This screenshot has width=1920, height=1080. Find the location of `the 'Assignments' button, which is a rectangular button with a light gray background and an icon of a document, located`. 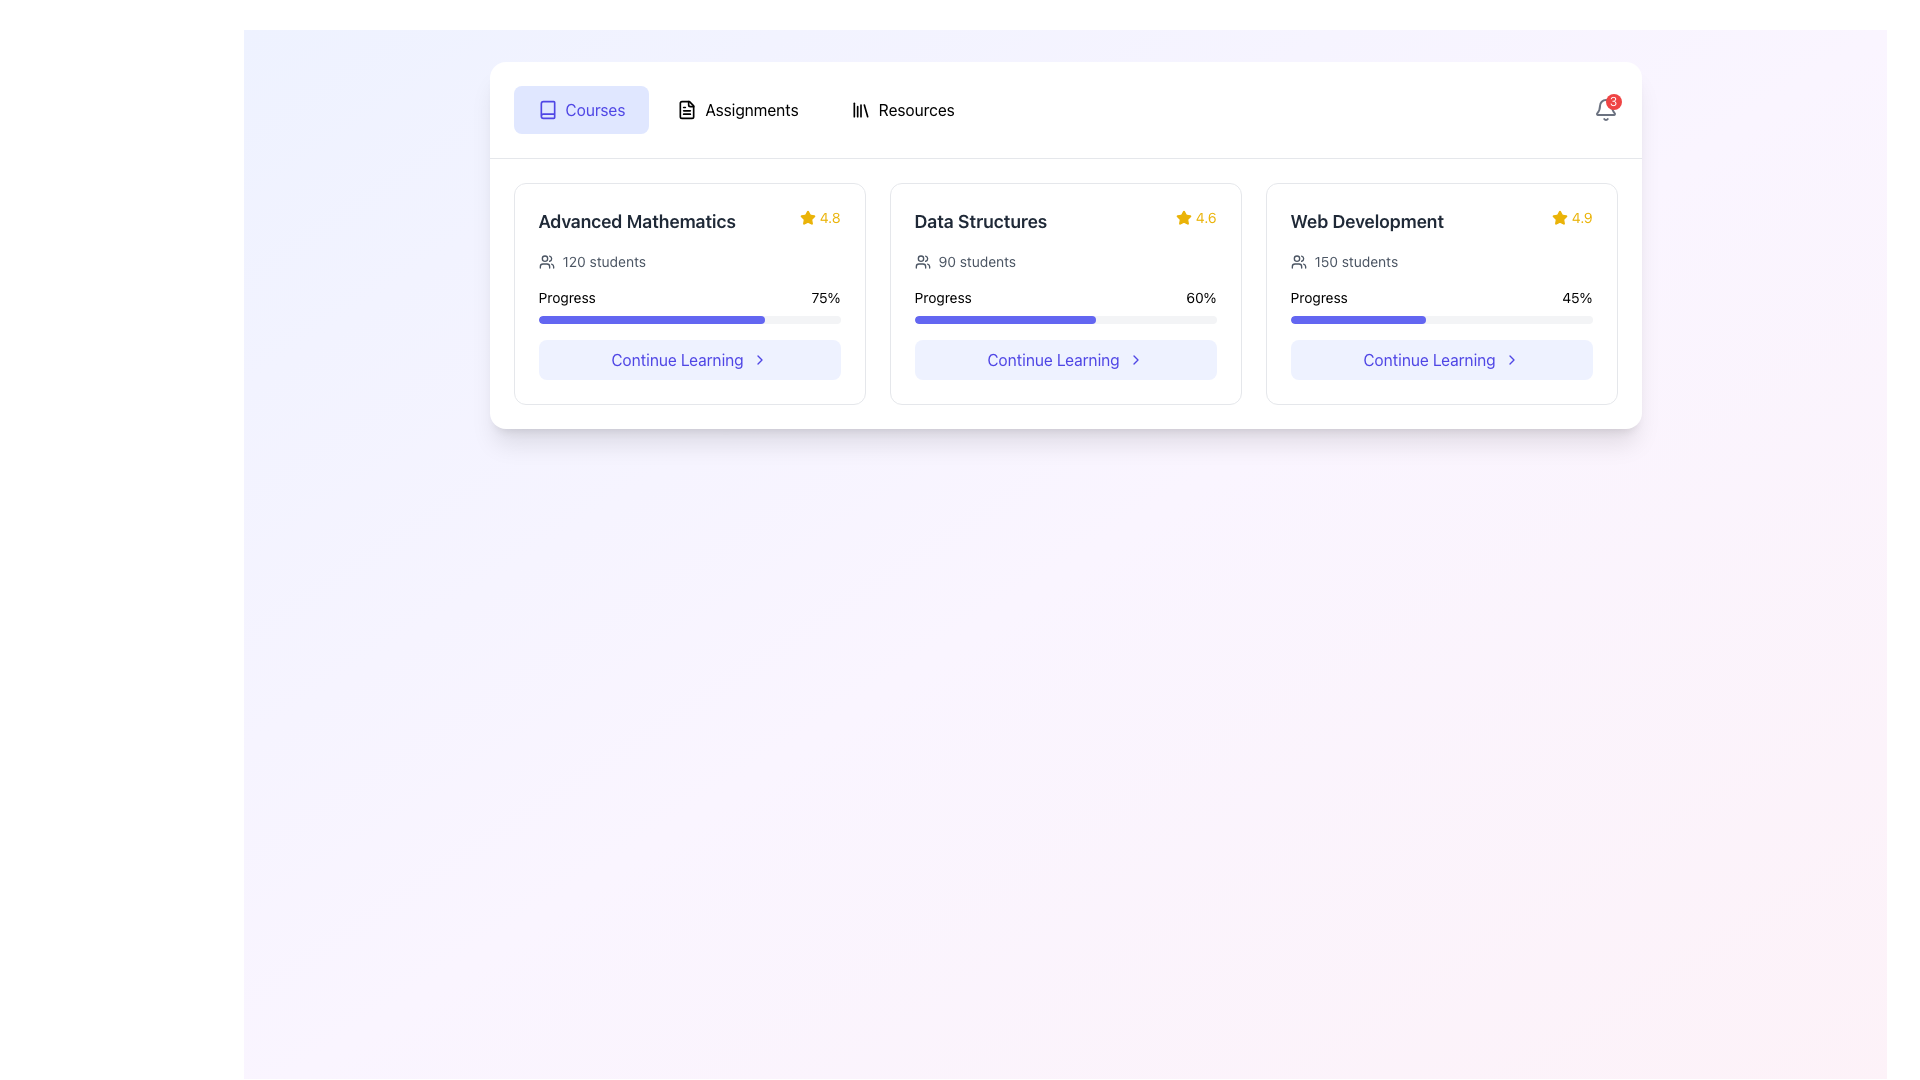

the 'Assignments' button, which is a rectangular button with a light gray background and an icon of a document, located is located at coordinates (737, 110).